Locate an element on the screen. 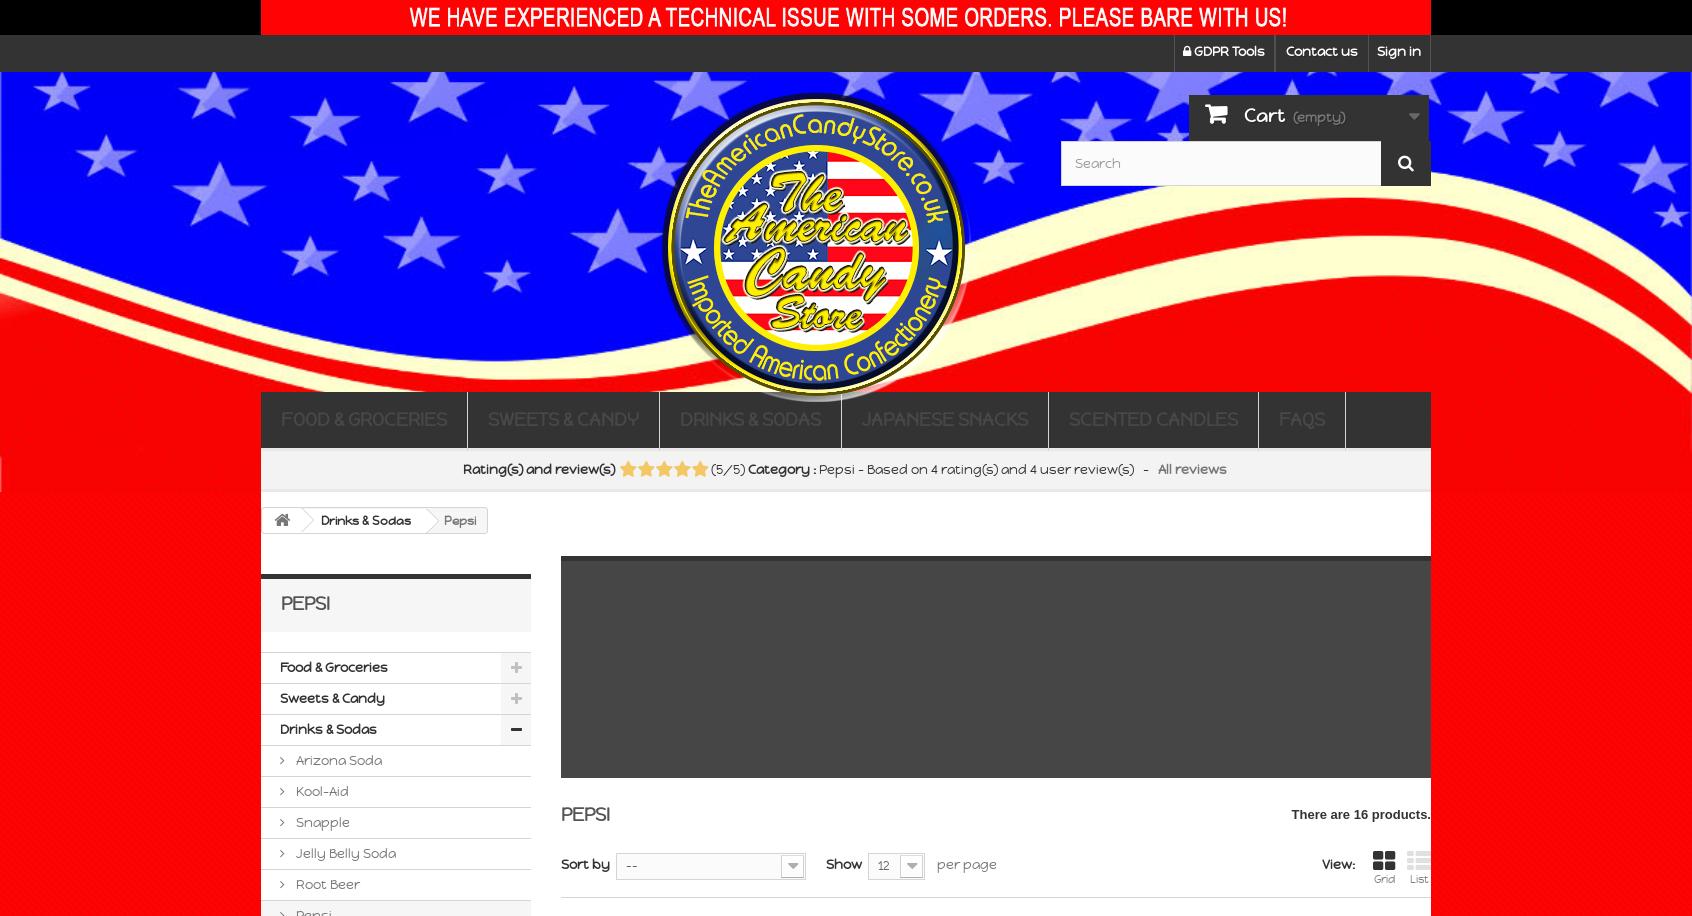 The width and height of the screenshot is (1692, 916). 'Rating(s) and review(s)' is located at coordinates (539, 469).